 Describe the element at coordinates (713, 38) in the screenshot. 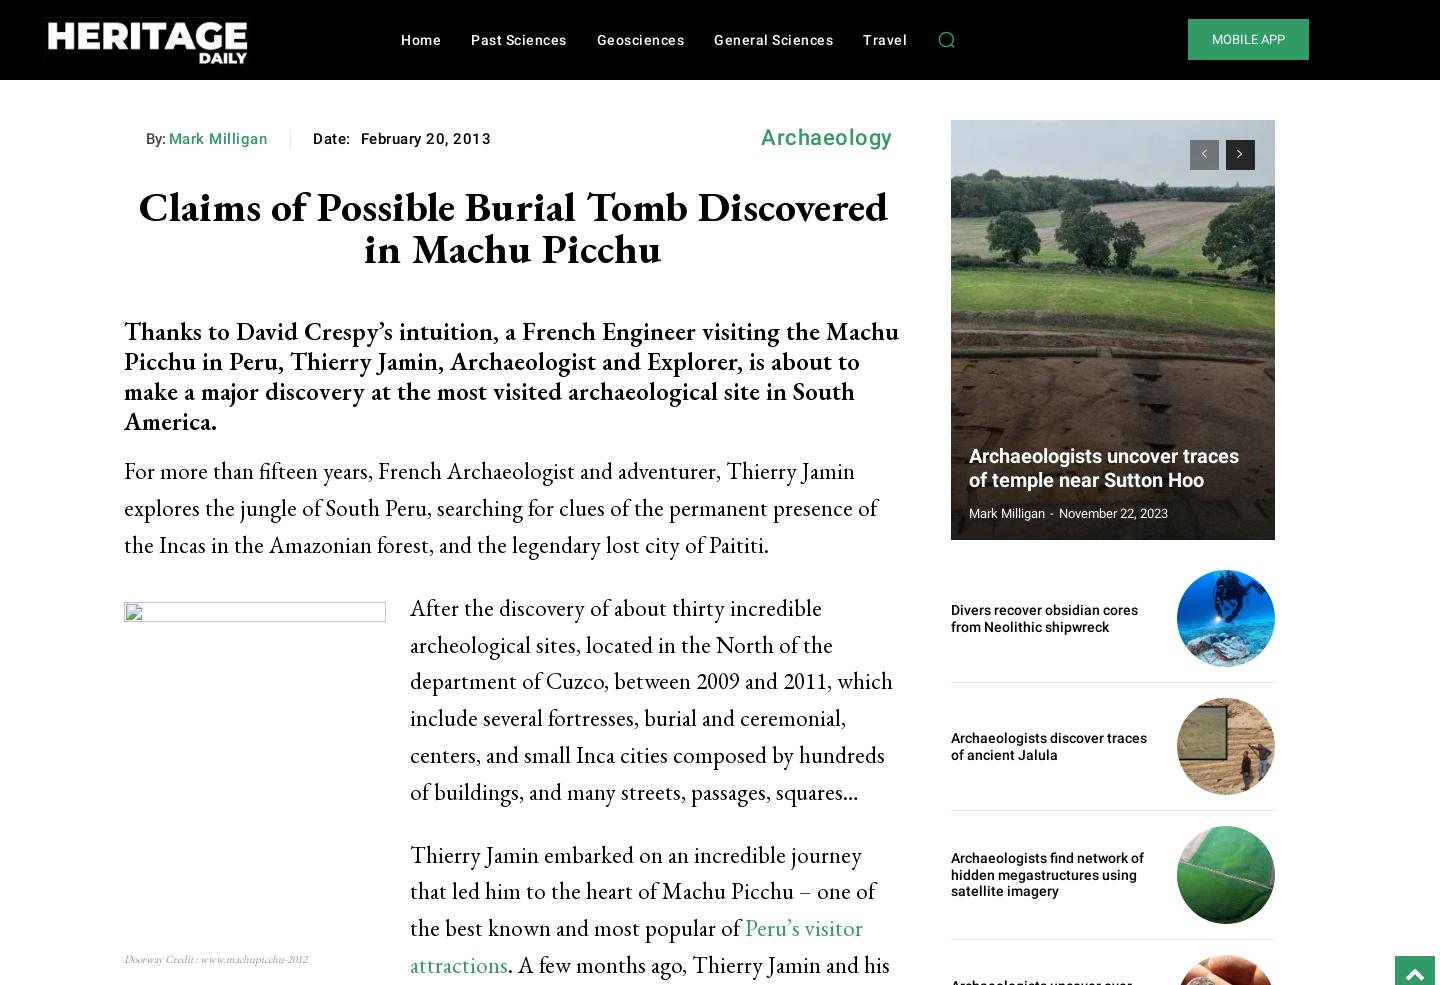

I see `'General Sciences'` at that location.